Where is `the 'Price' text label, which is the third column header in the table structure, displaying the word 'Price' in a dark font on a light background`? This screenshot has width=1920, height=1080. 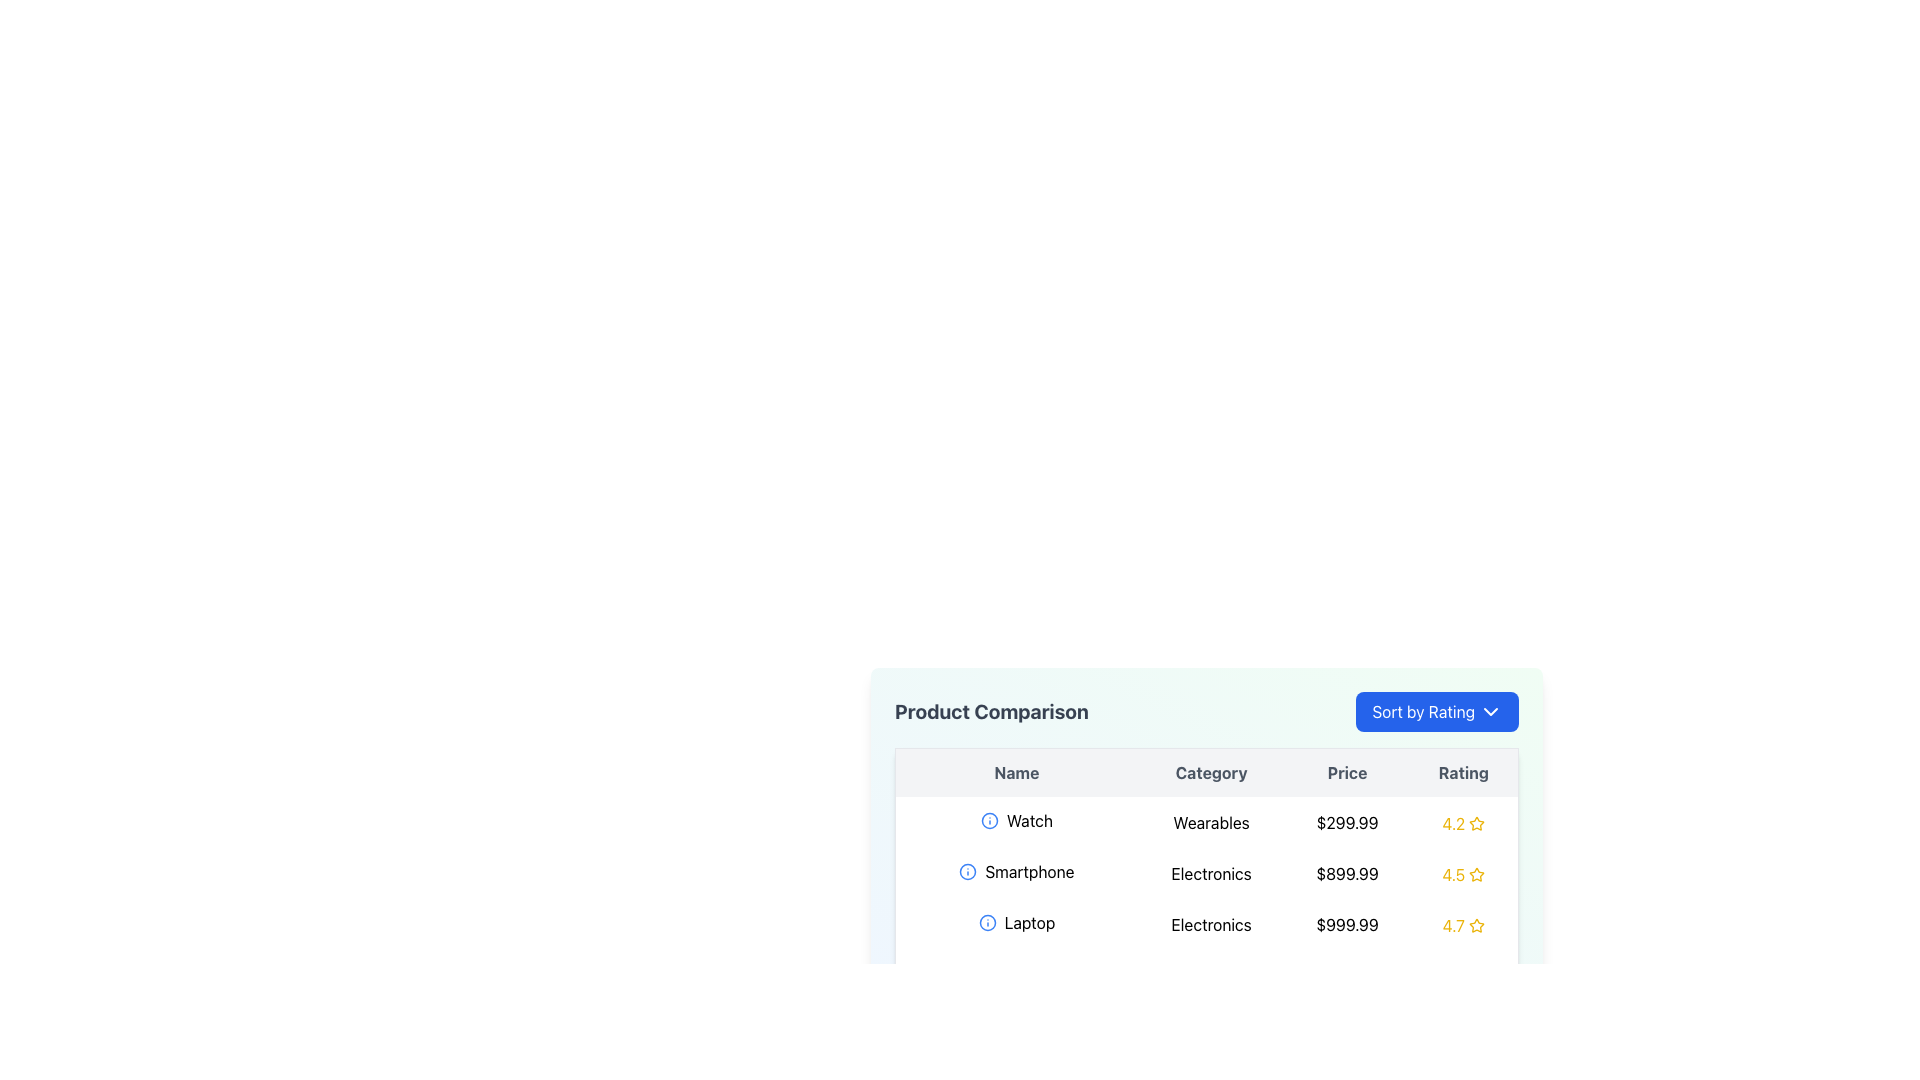 the 'Price' text label, which is the third column header in the table structure, displaying the word 'Price' in a dark font on a light background is located at coordinates (1347, 771).